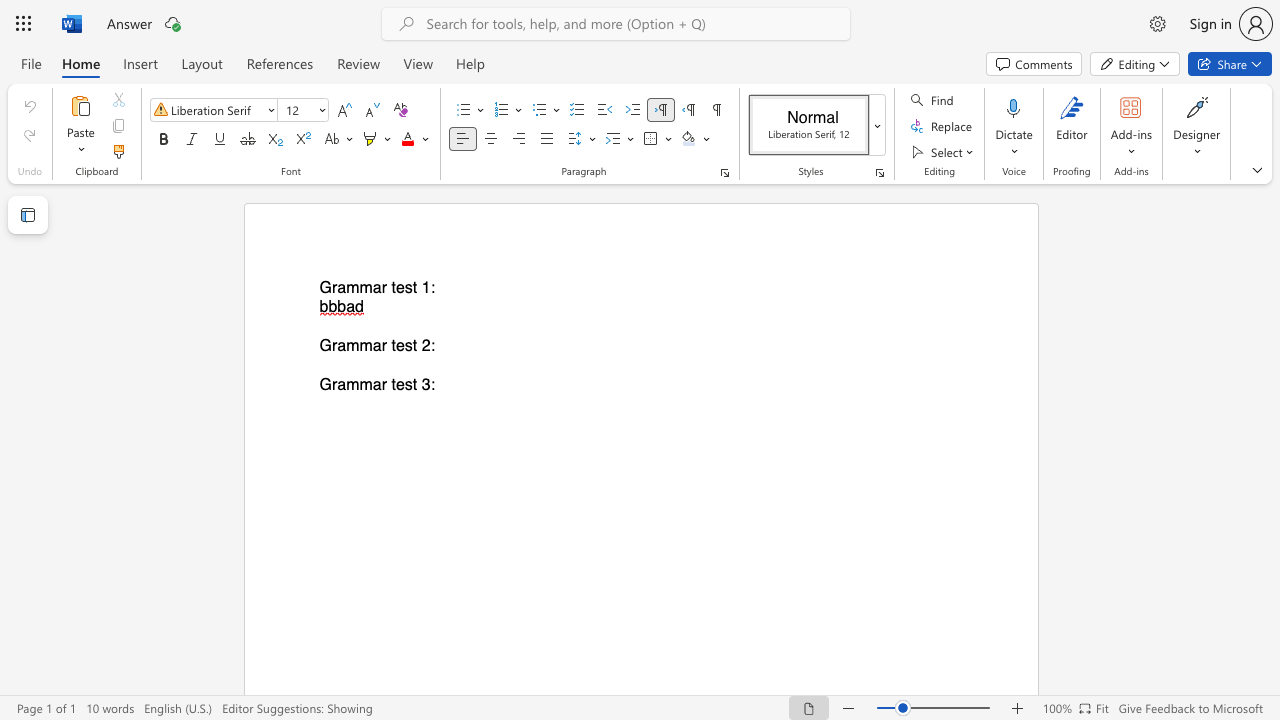  Describe the element at coordinates (414, 345) in the screenshot. I see `the 2th character "t" in the text` at that location.